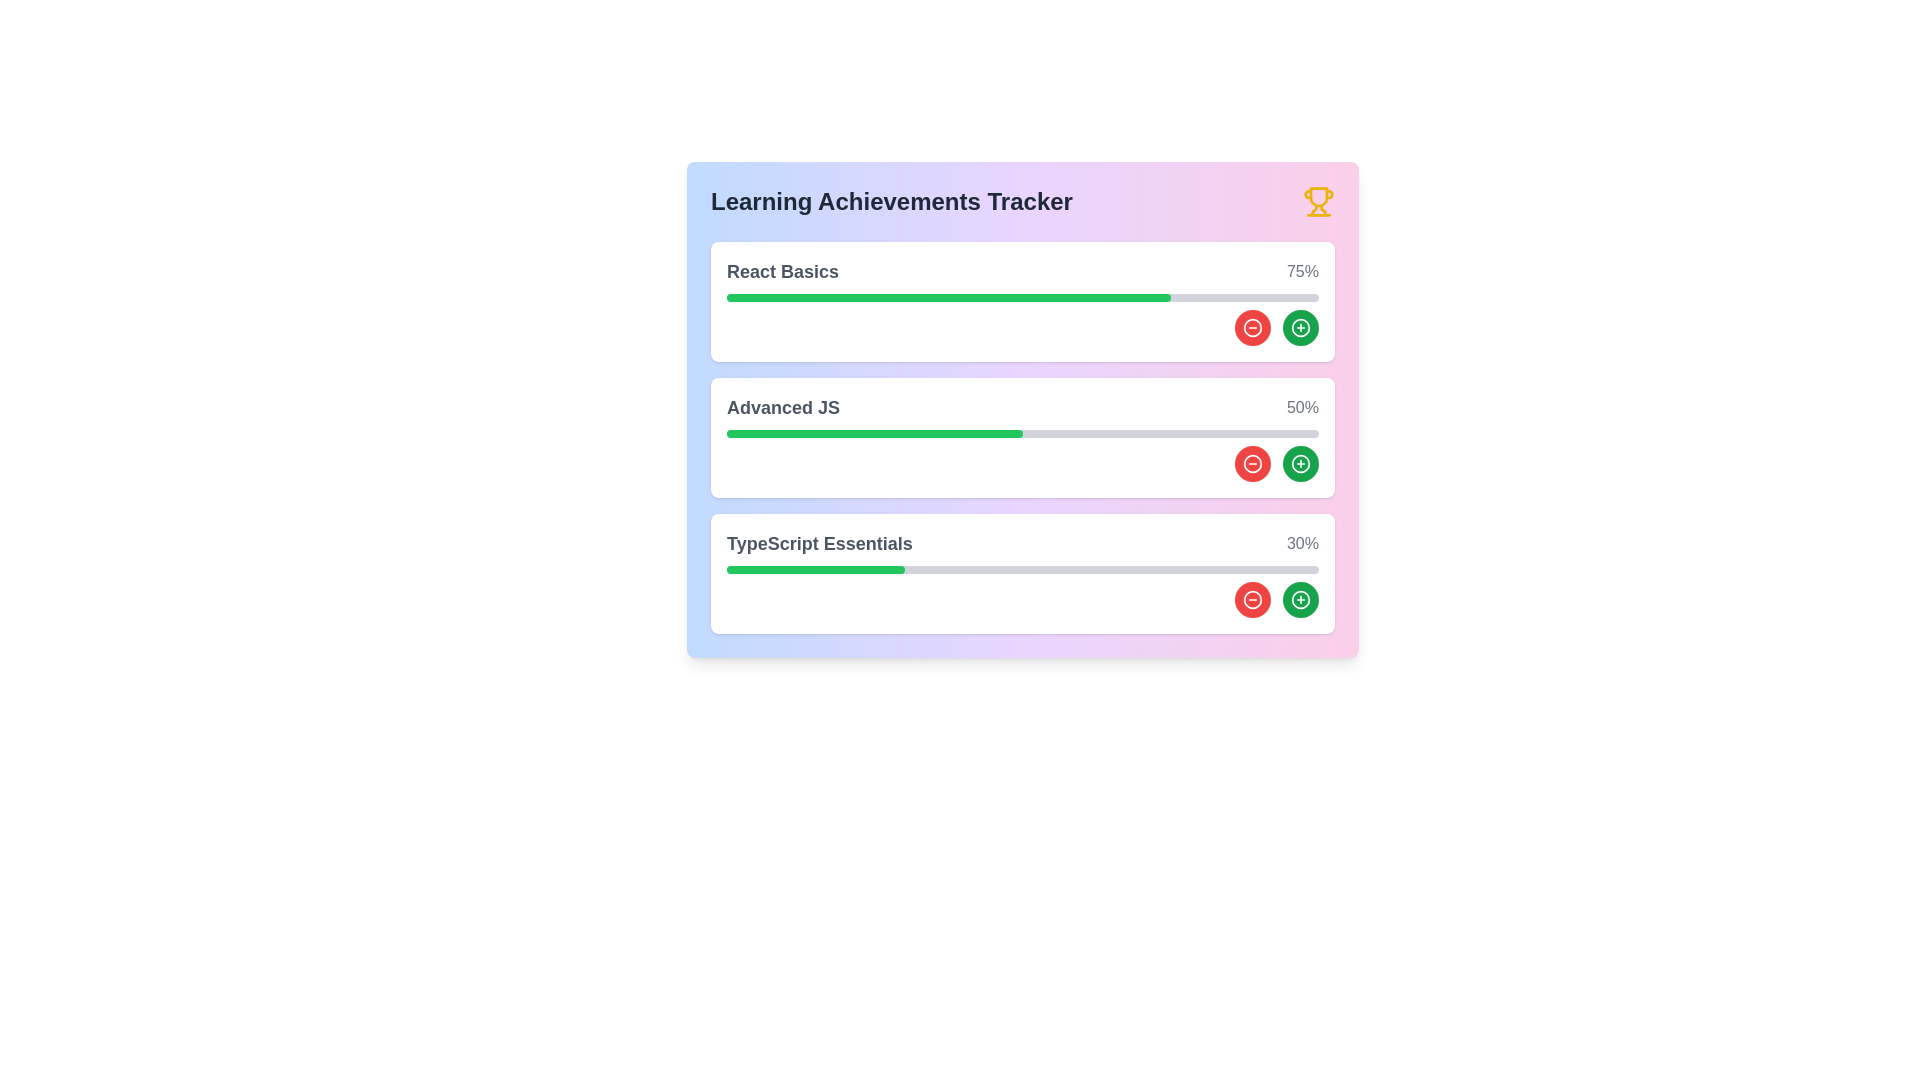 The width and height of the screenshot is (1920, 1080). Describe the element at coordinates (1300, 599) in the screenshot. I see `the button located on the right side of the UI panel within the 'TypeScript Essentials' row` at that location.